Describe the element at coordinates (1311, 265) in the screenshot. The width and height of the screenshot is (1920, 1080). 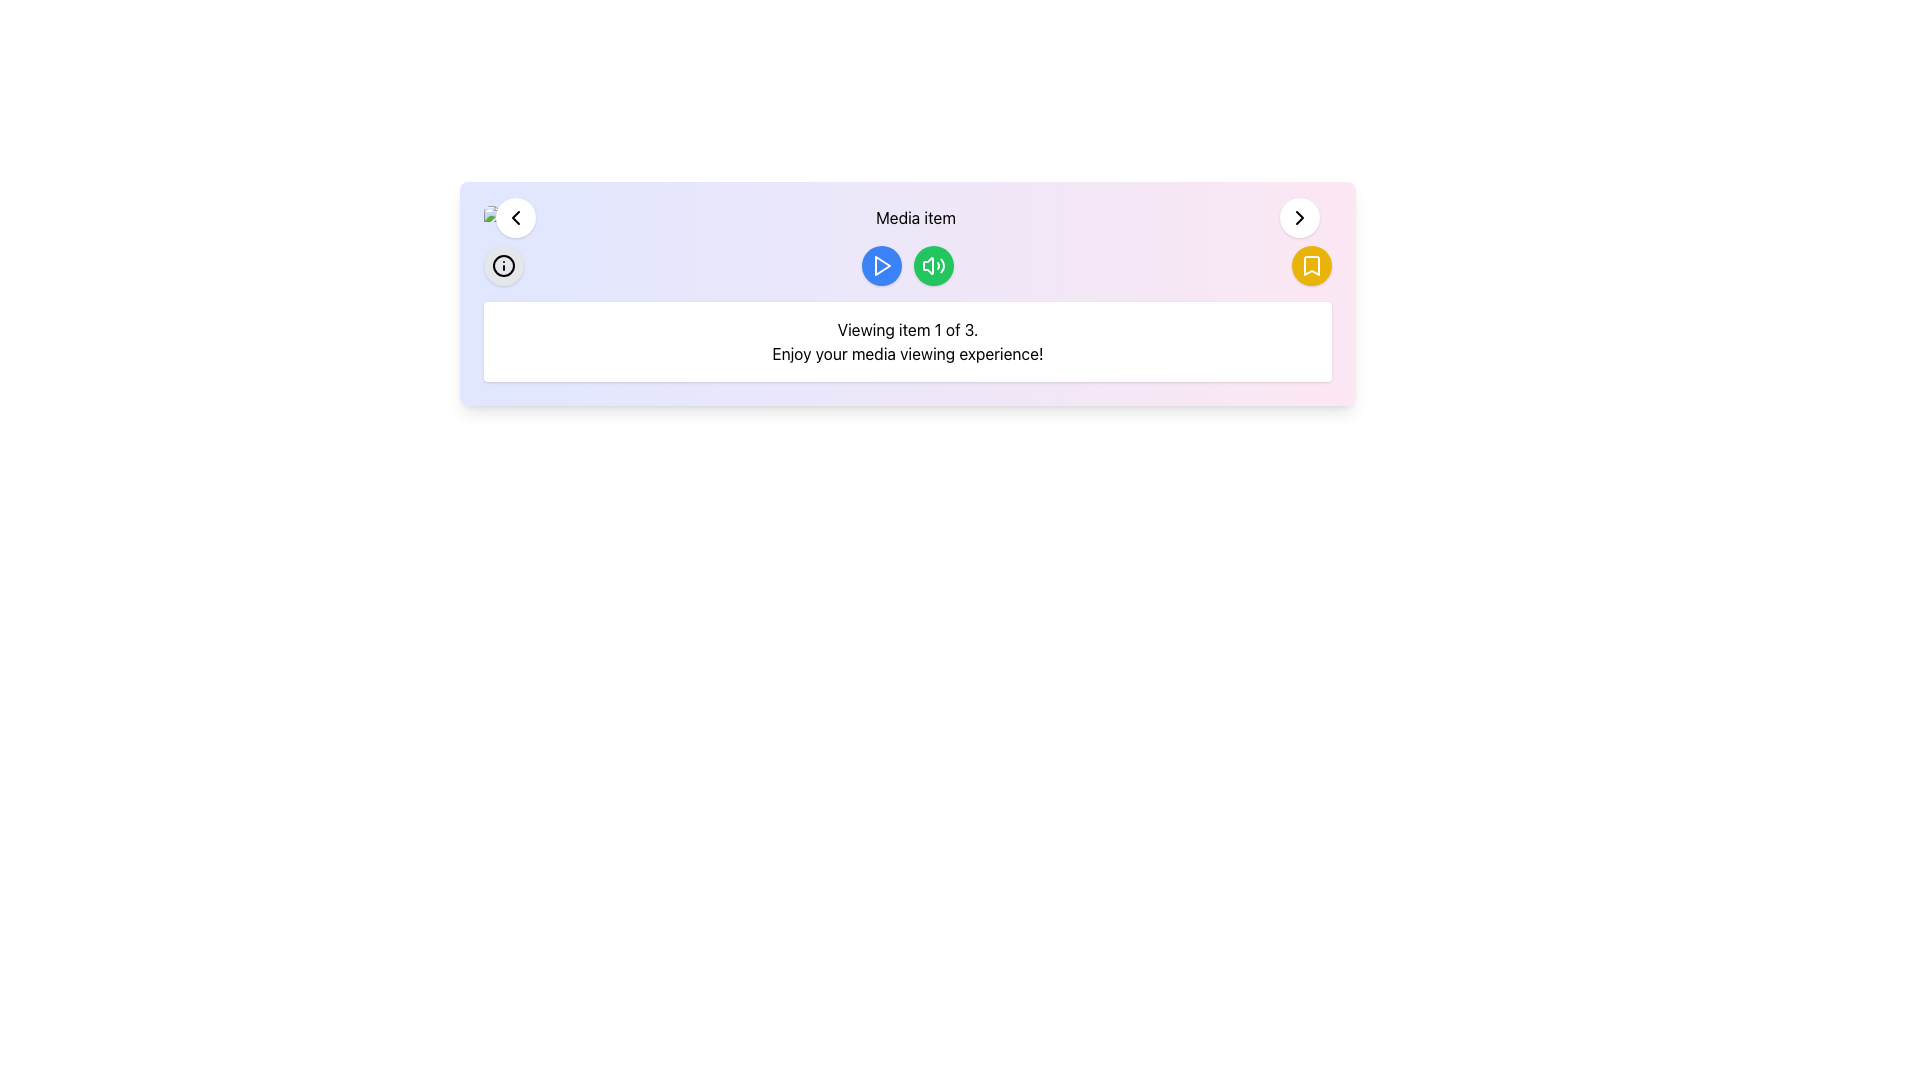
I see `the SVG Icon within the Circular Yellow Button located at the bottom-right corner of the horizontal navigation bar` at that location.